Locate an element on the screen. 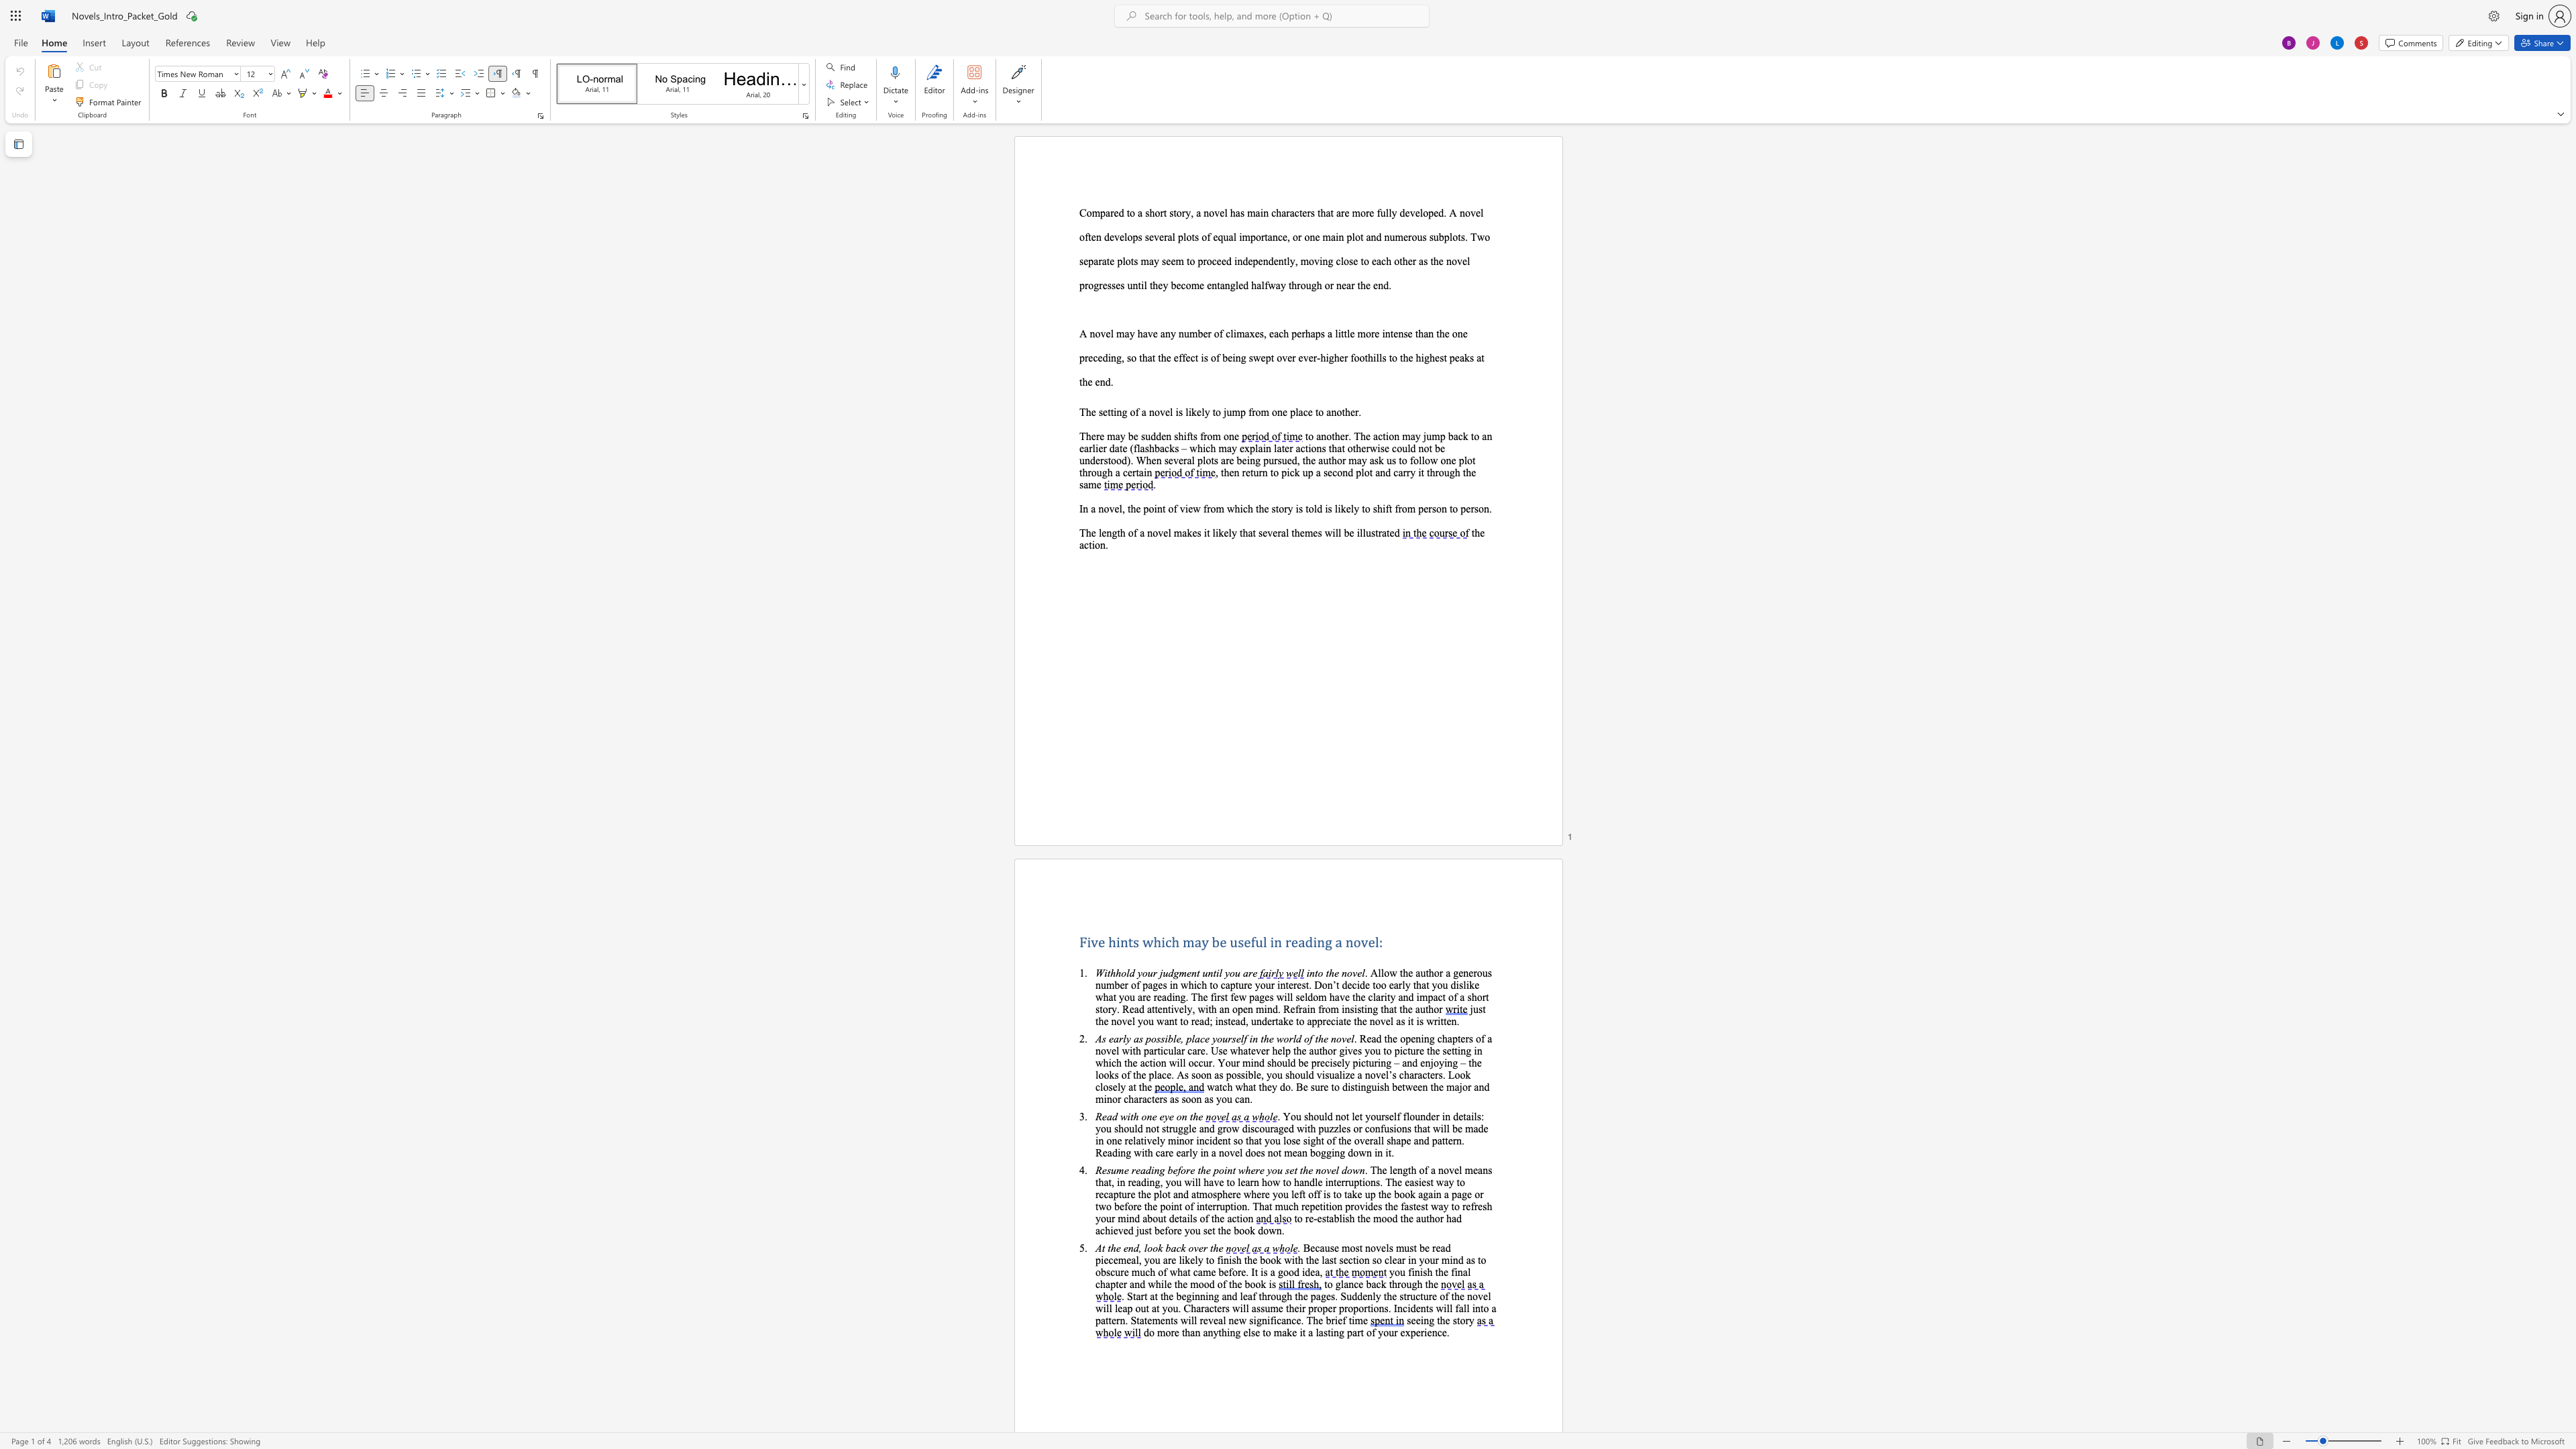 The height and width of the screenshot is (1449, 2576). the 9th character "n" in the text is located at coordinates (1339, 284).